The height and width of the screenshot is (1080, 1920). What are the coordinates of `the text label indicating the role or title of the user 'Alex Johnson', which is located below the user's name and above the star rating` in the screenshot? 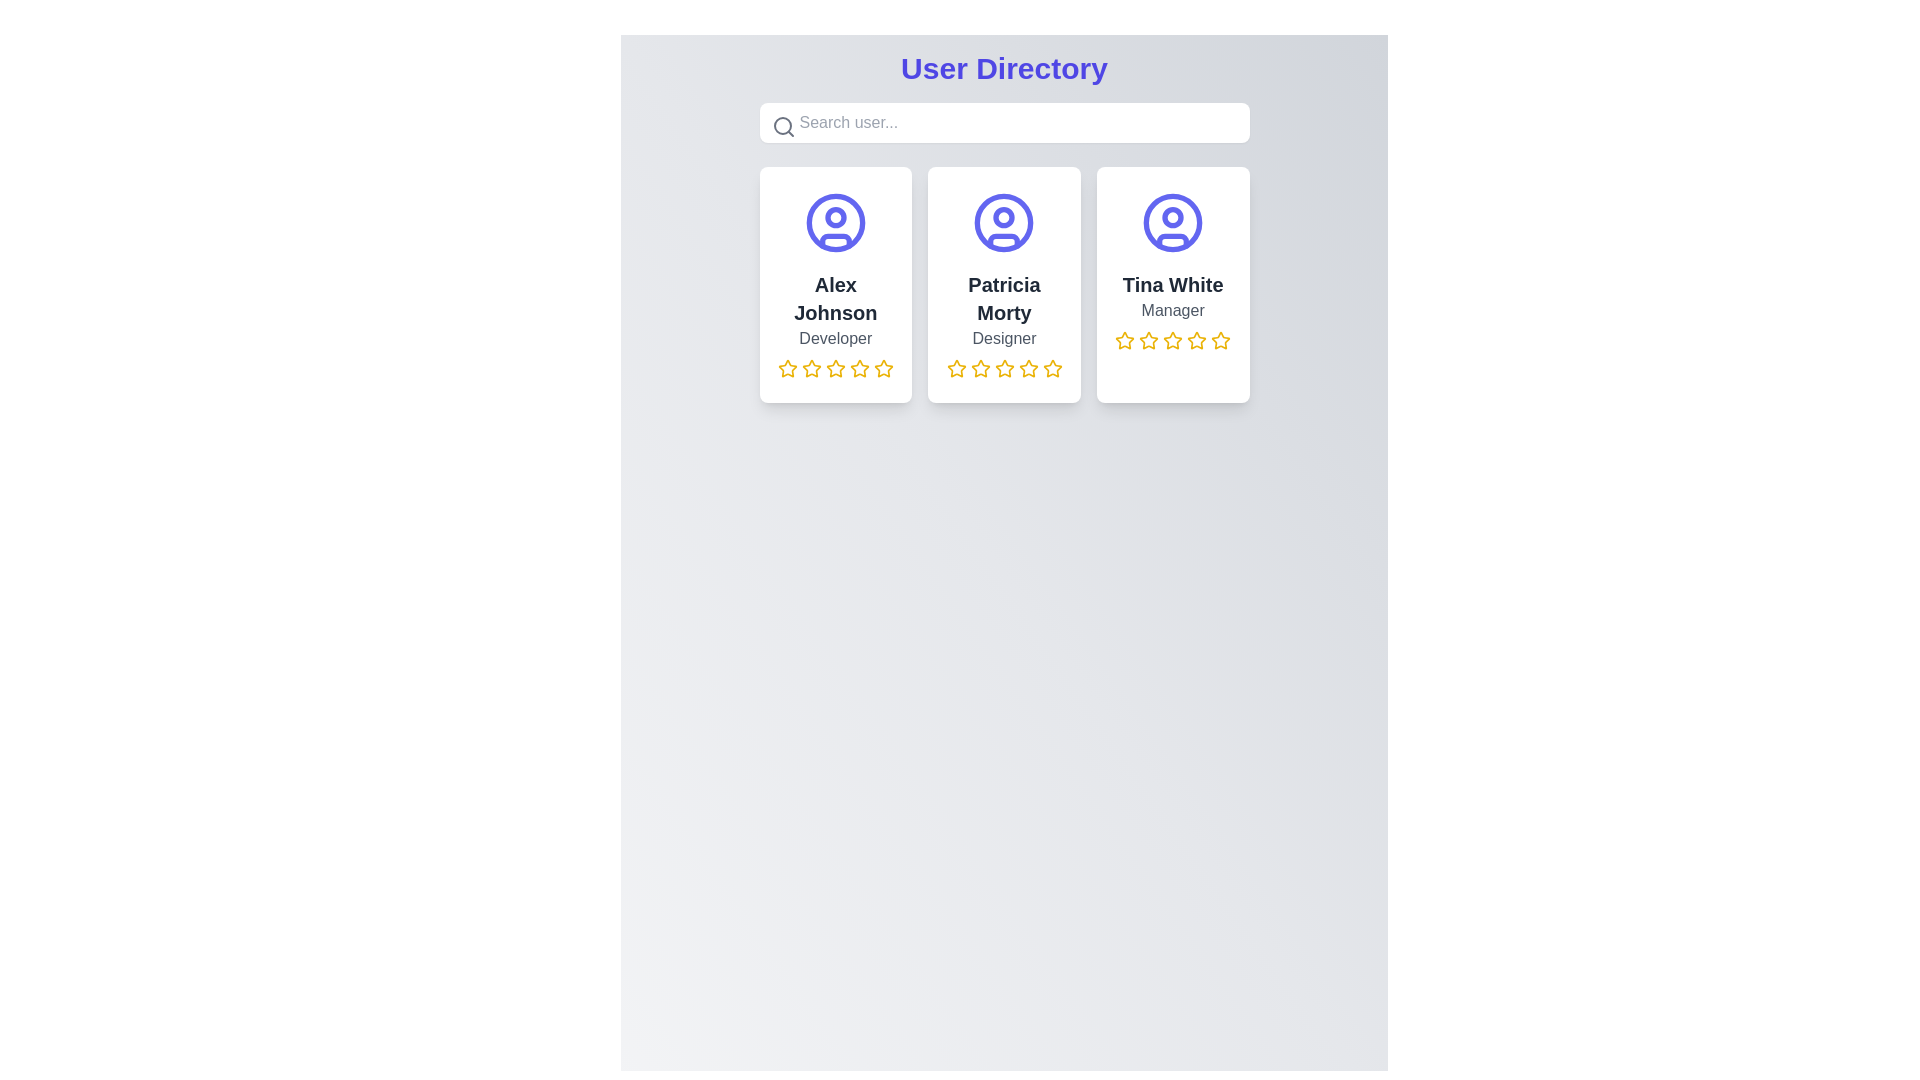 It's located at (835, 338).